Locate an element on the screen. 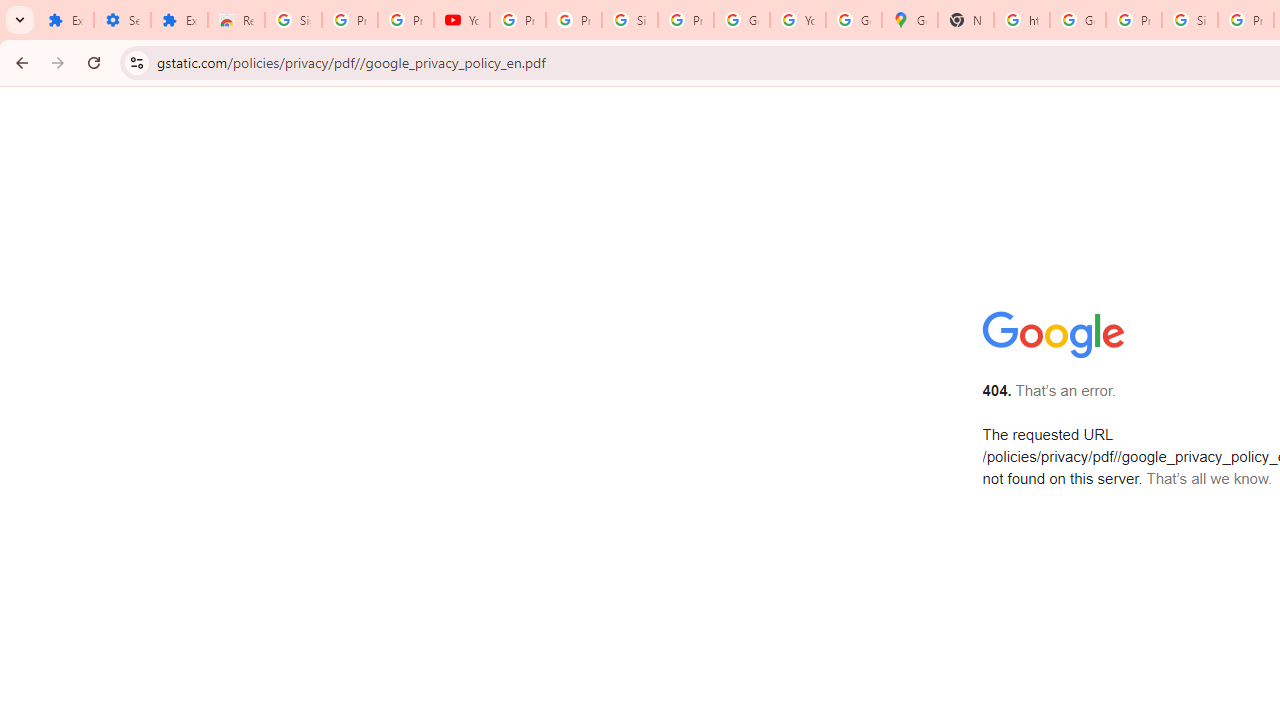 This screenshot has width=1280, height=720. 'YouTube' is located at coordinates (461, 20).